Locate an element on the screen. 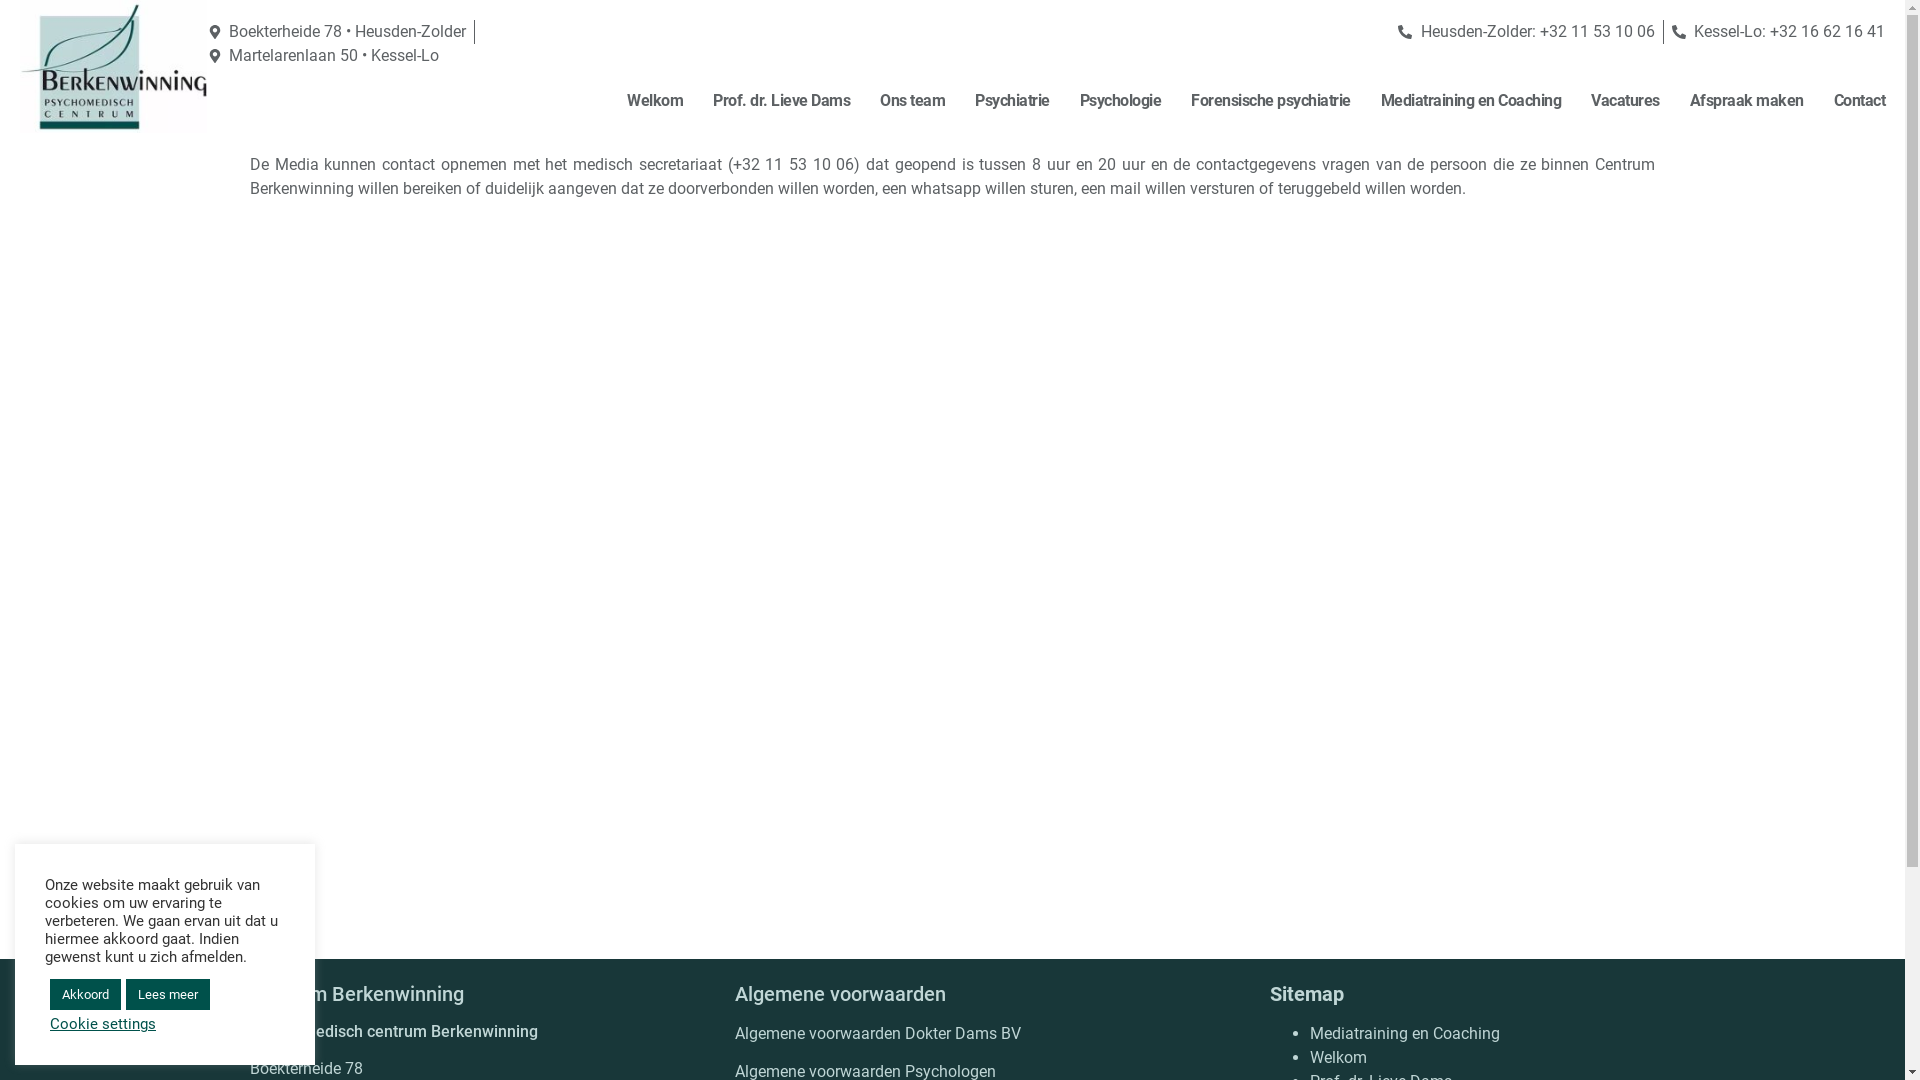 The width and height of the screenshot is (1920, 1080). 'Welkom' is located at coordinates (654, 100).